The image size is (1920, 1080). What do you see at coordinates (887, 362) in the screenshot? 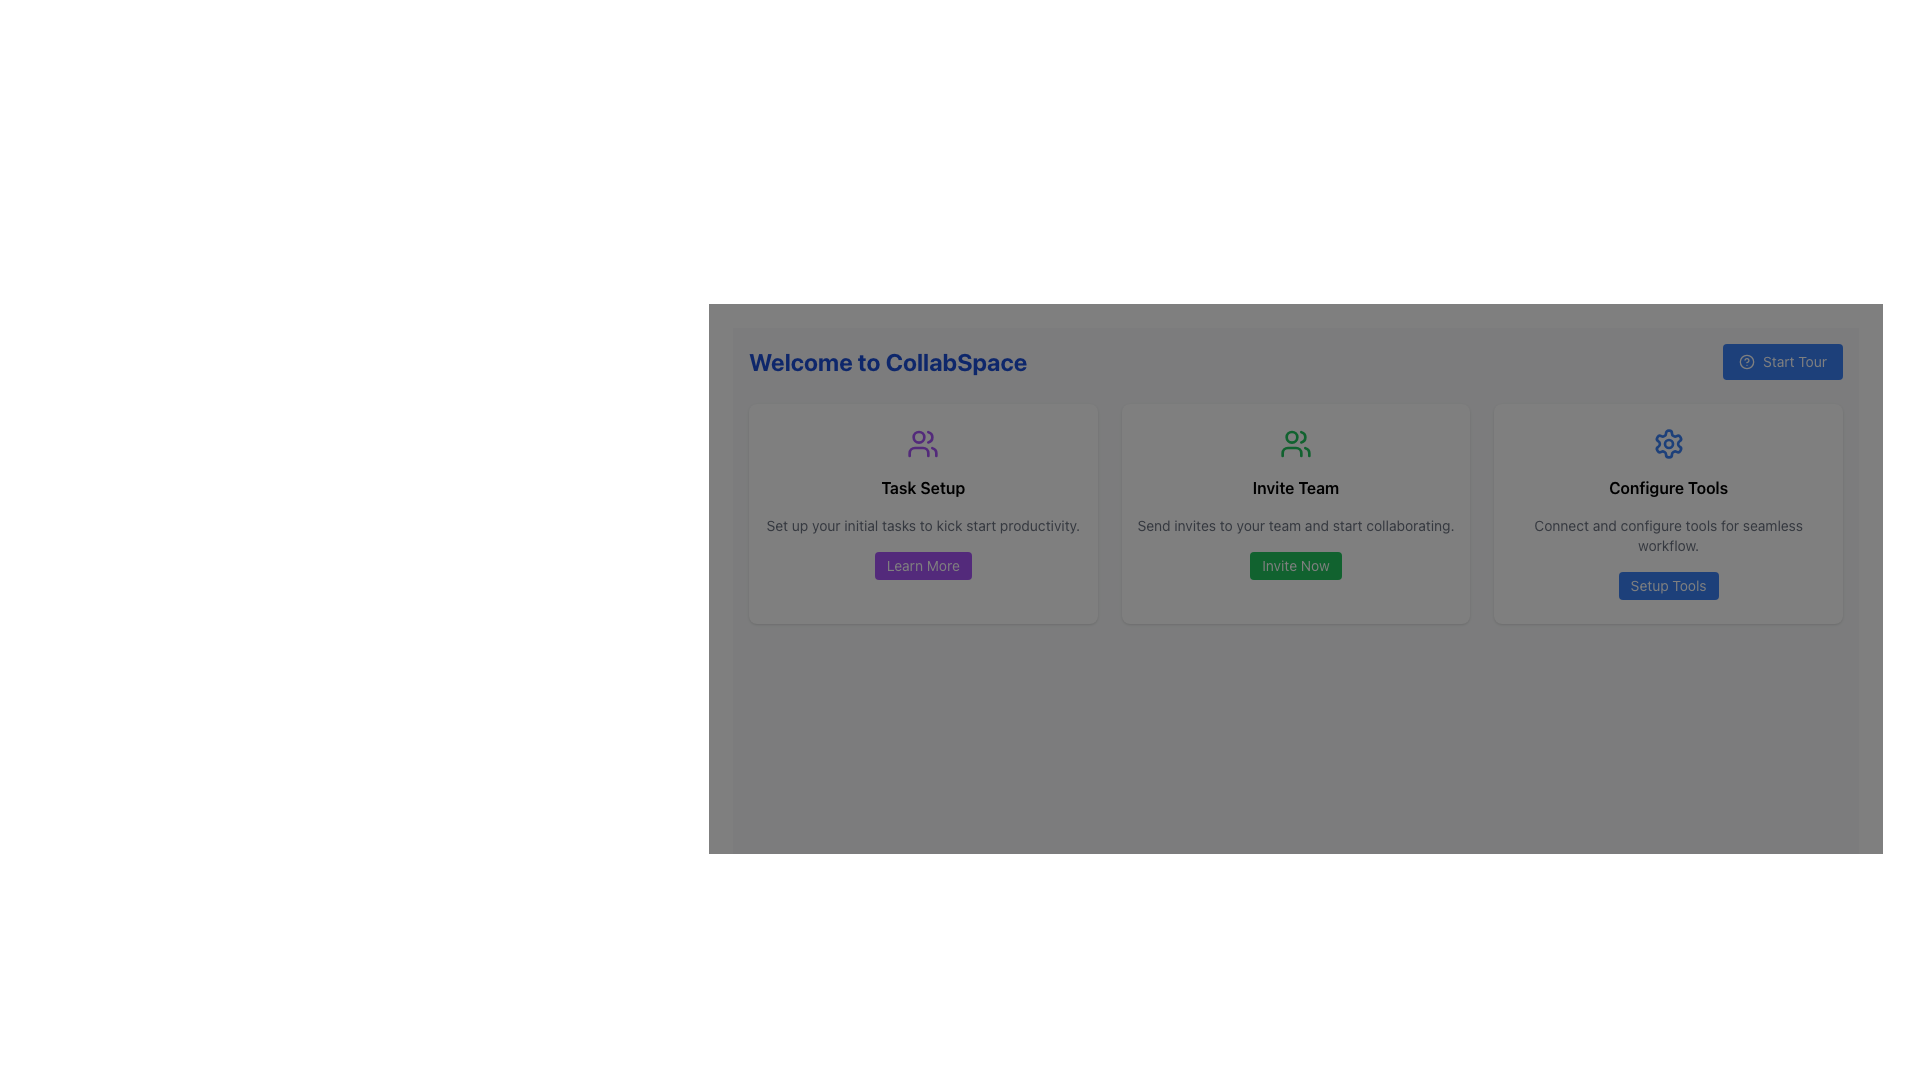
I see `the bold header text 'Welcome to CollabSpace', which is styled in blue and prominently displayed at the top of the interface` at bounding box center [887, 362].